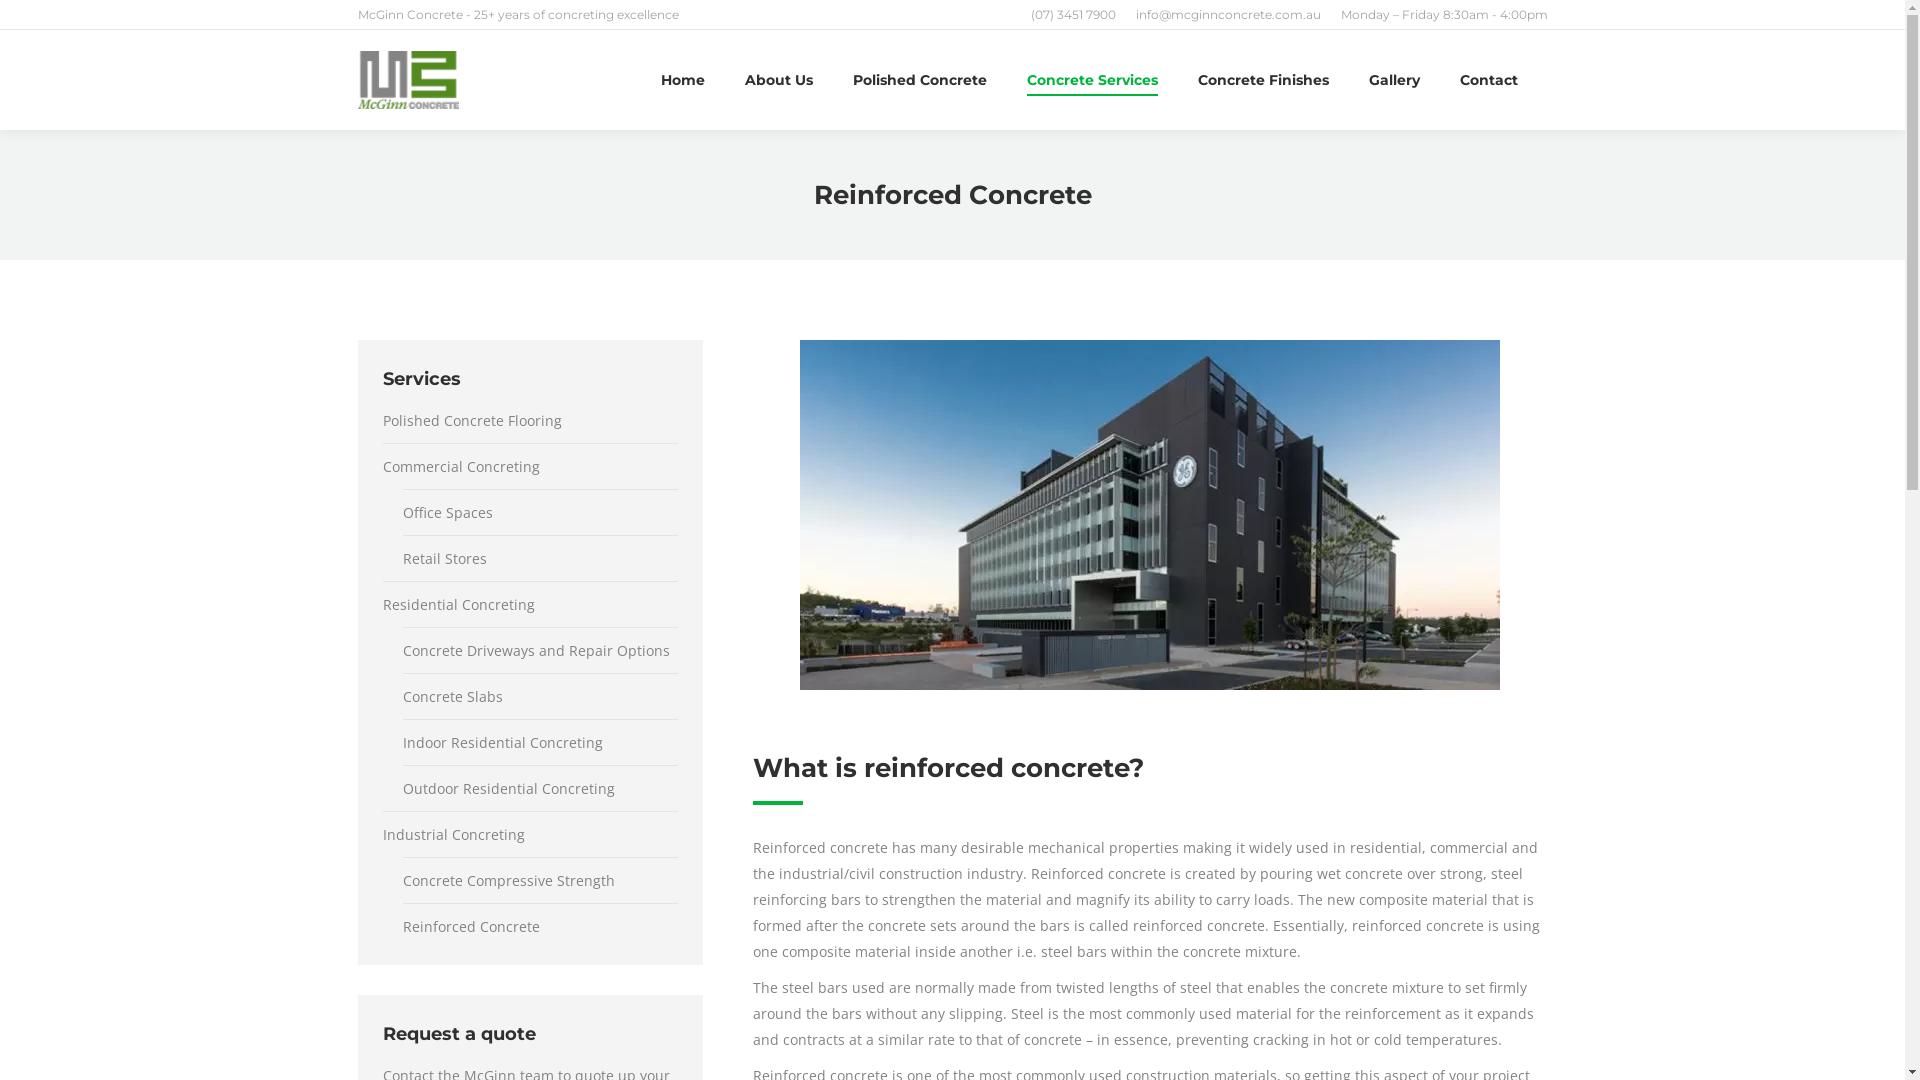 Image resolution: width=1920 pixels, height=1080 pixels. Describe the element at coordinates (401, 559) in the screenshot. I see `'Retail Stores'` at that location.